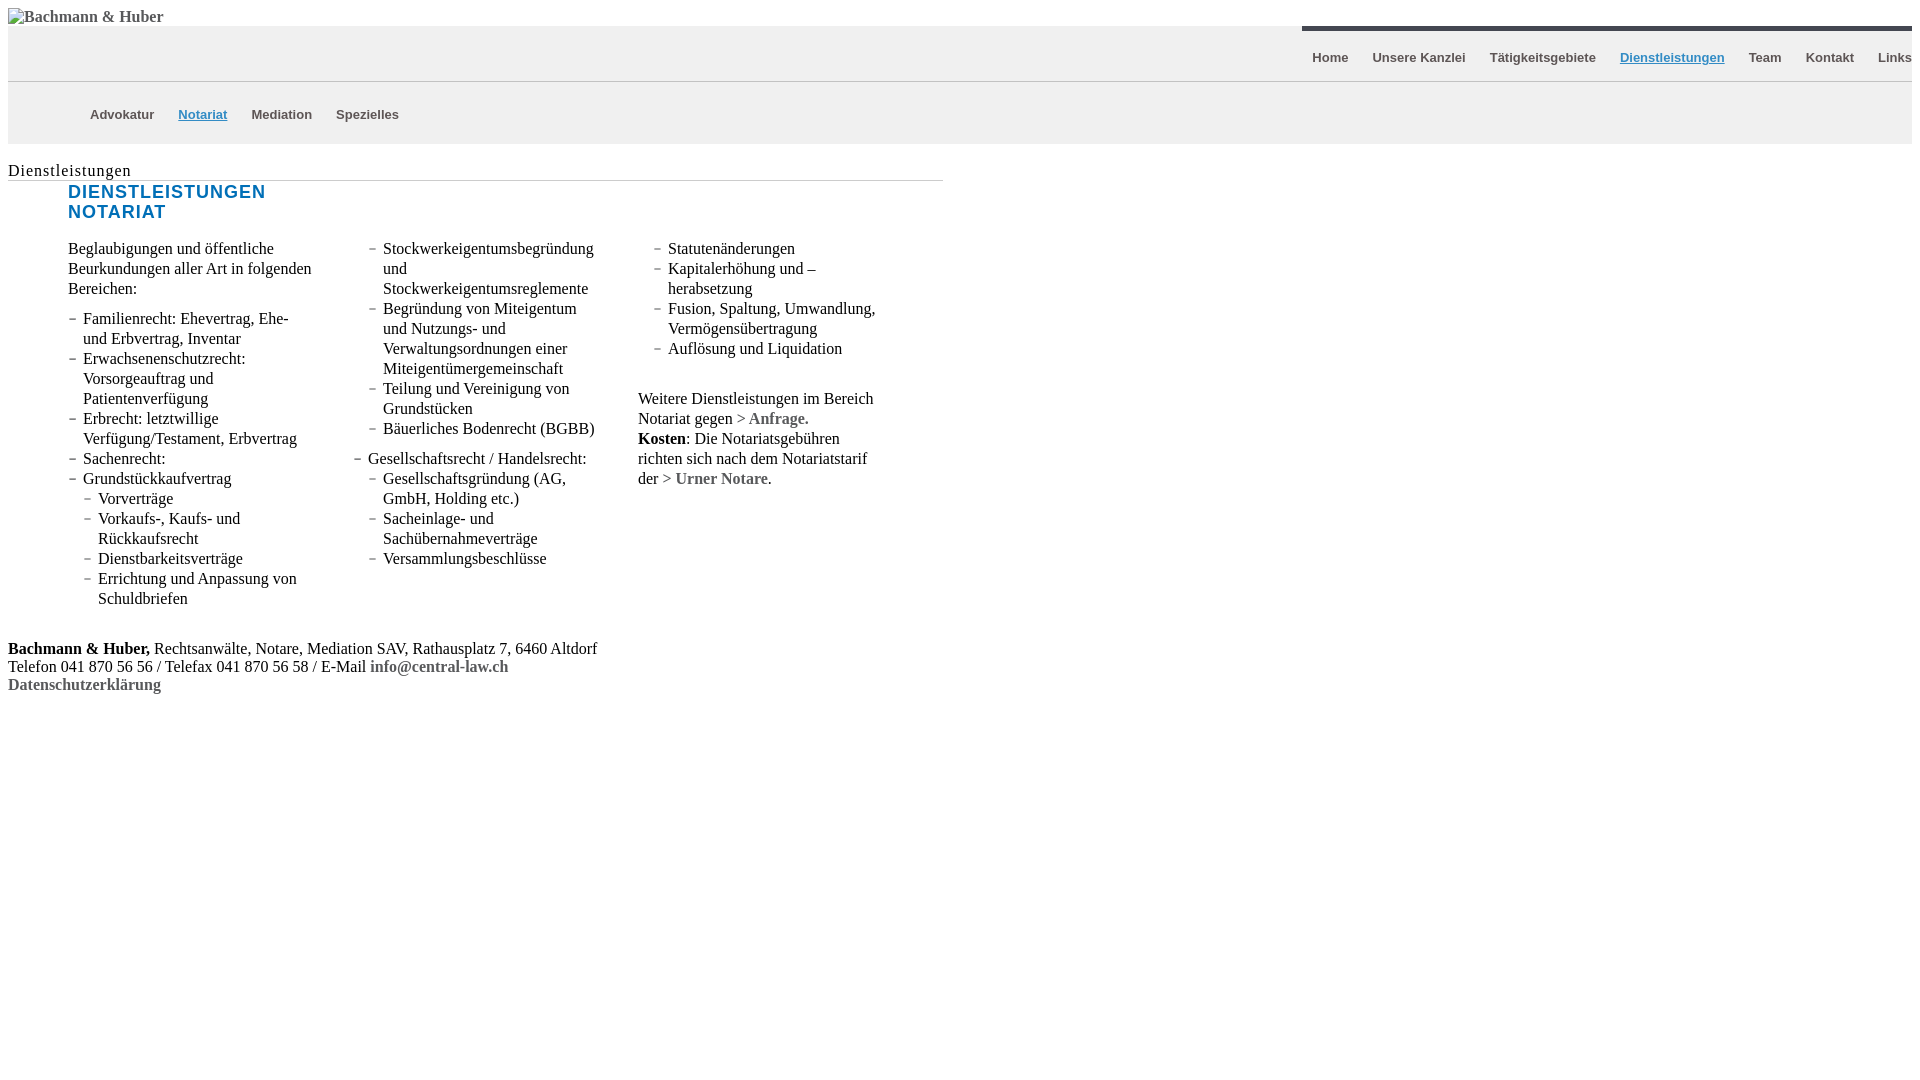 The width and height of the screenshot is (1920, 1080). I want to click on 'Links', so click(1876, 56).